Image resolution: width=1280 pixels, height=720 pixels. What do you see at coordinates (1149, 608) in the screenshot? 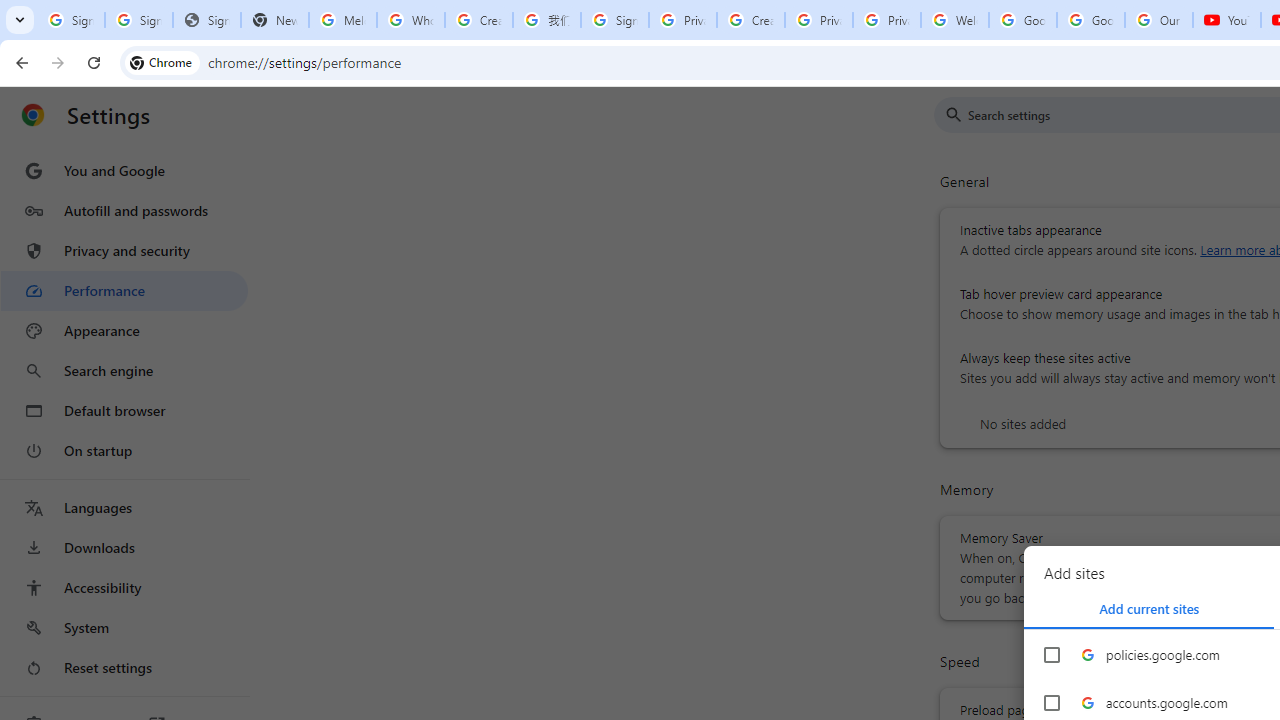
I see `'Add current sites'` at bounding box center [1149, 608].